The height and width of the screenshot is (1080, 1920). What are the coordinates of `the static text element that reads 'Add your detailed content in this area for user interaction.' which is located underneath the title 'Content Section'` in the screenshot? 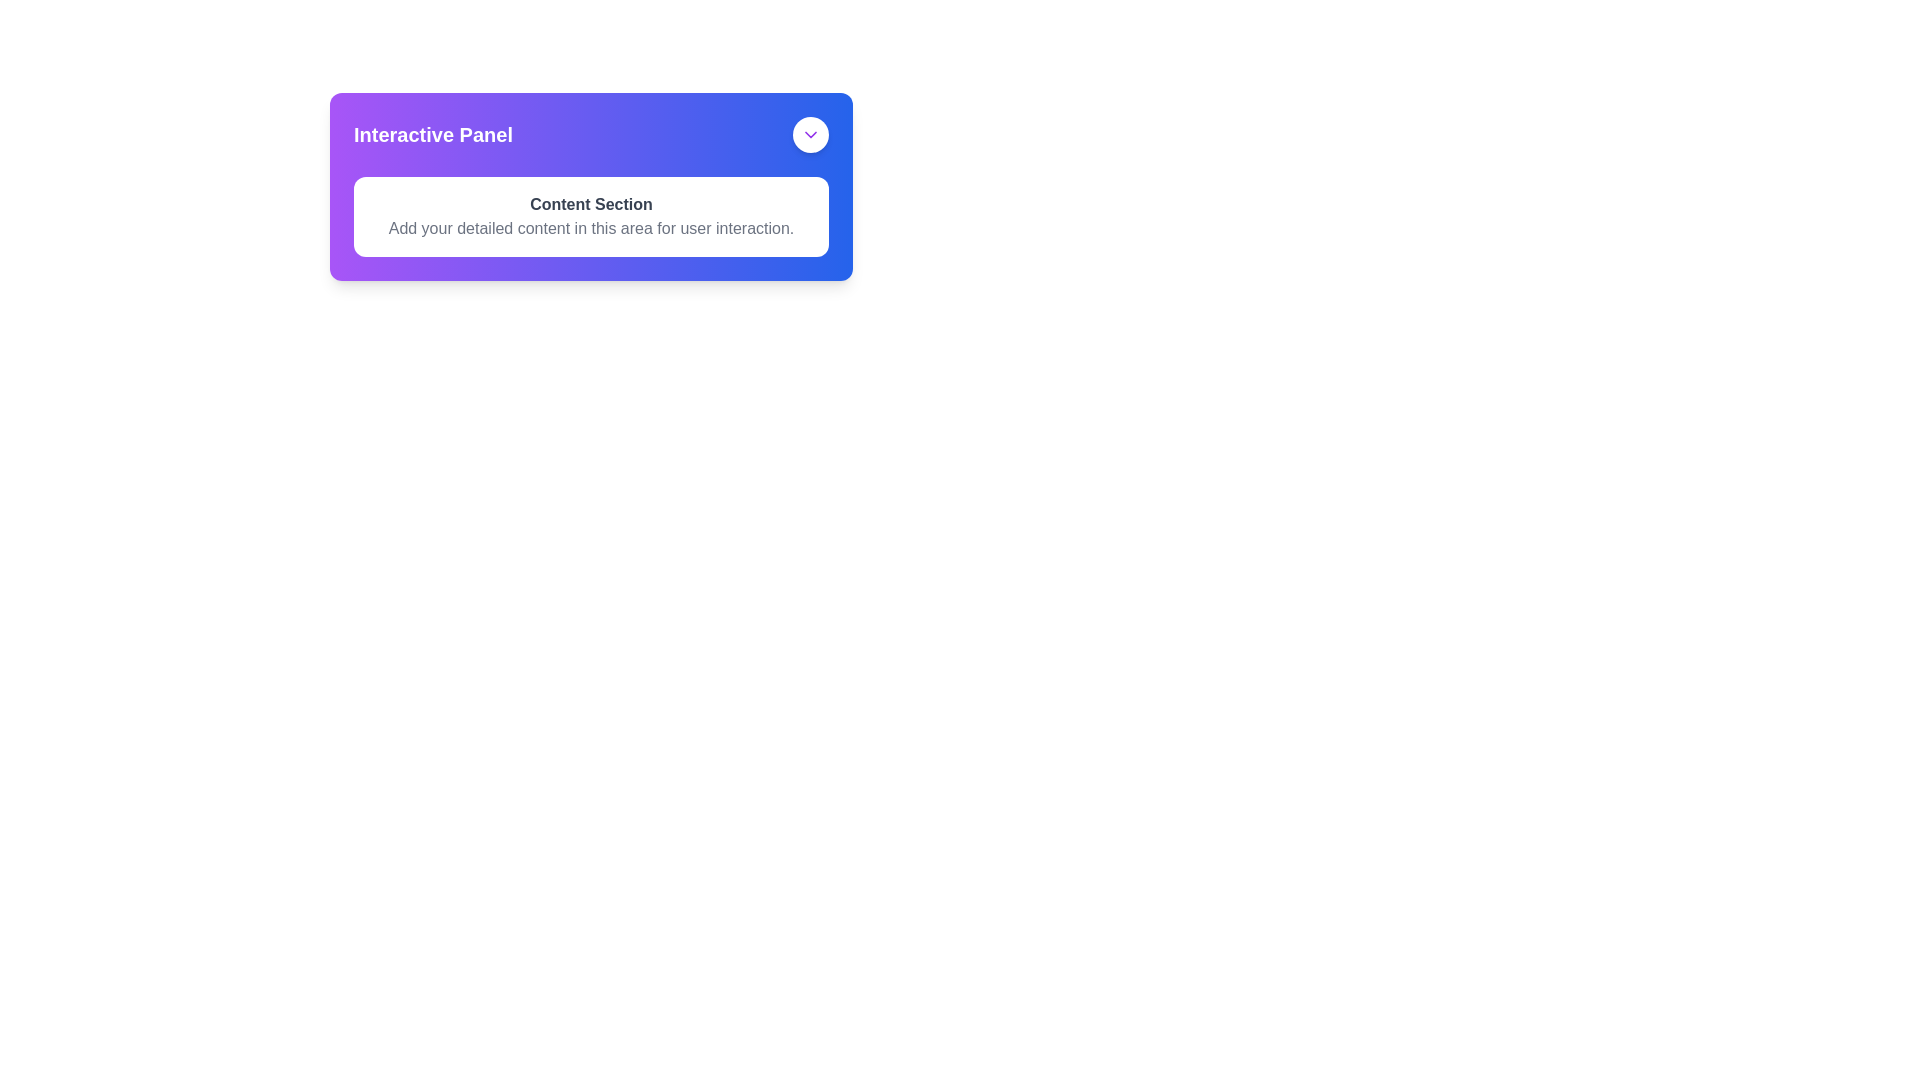 It's located at (590, 227).